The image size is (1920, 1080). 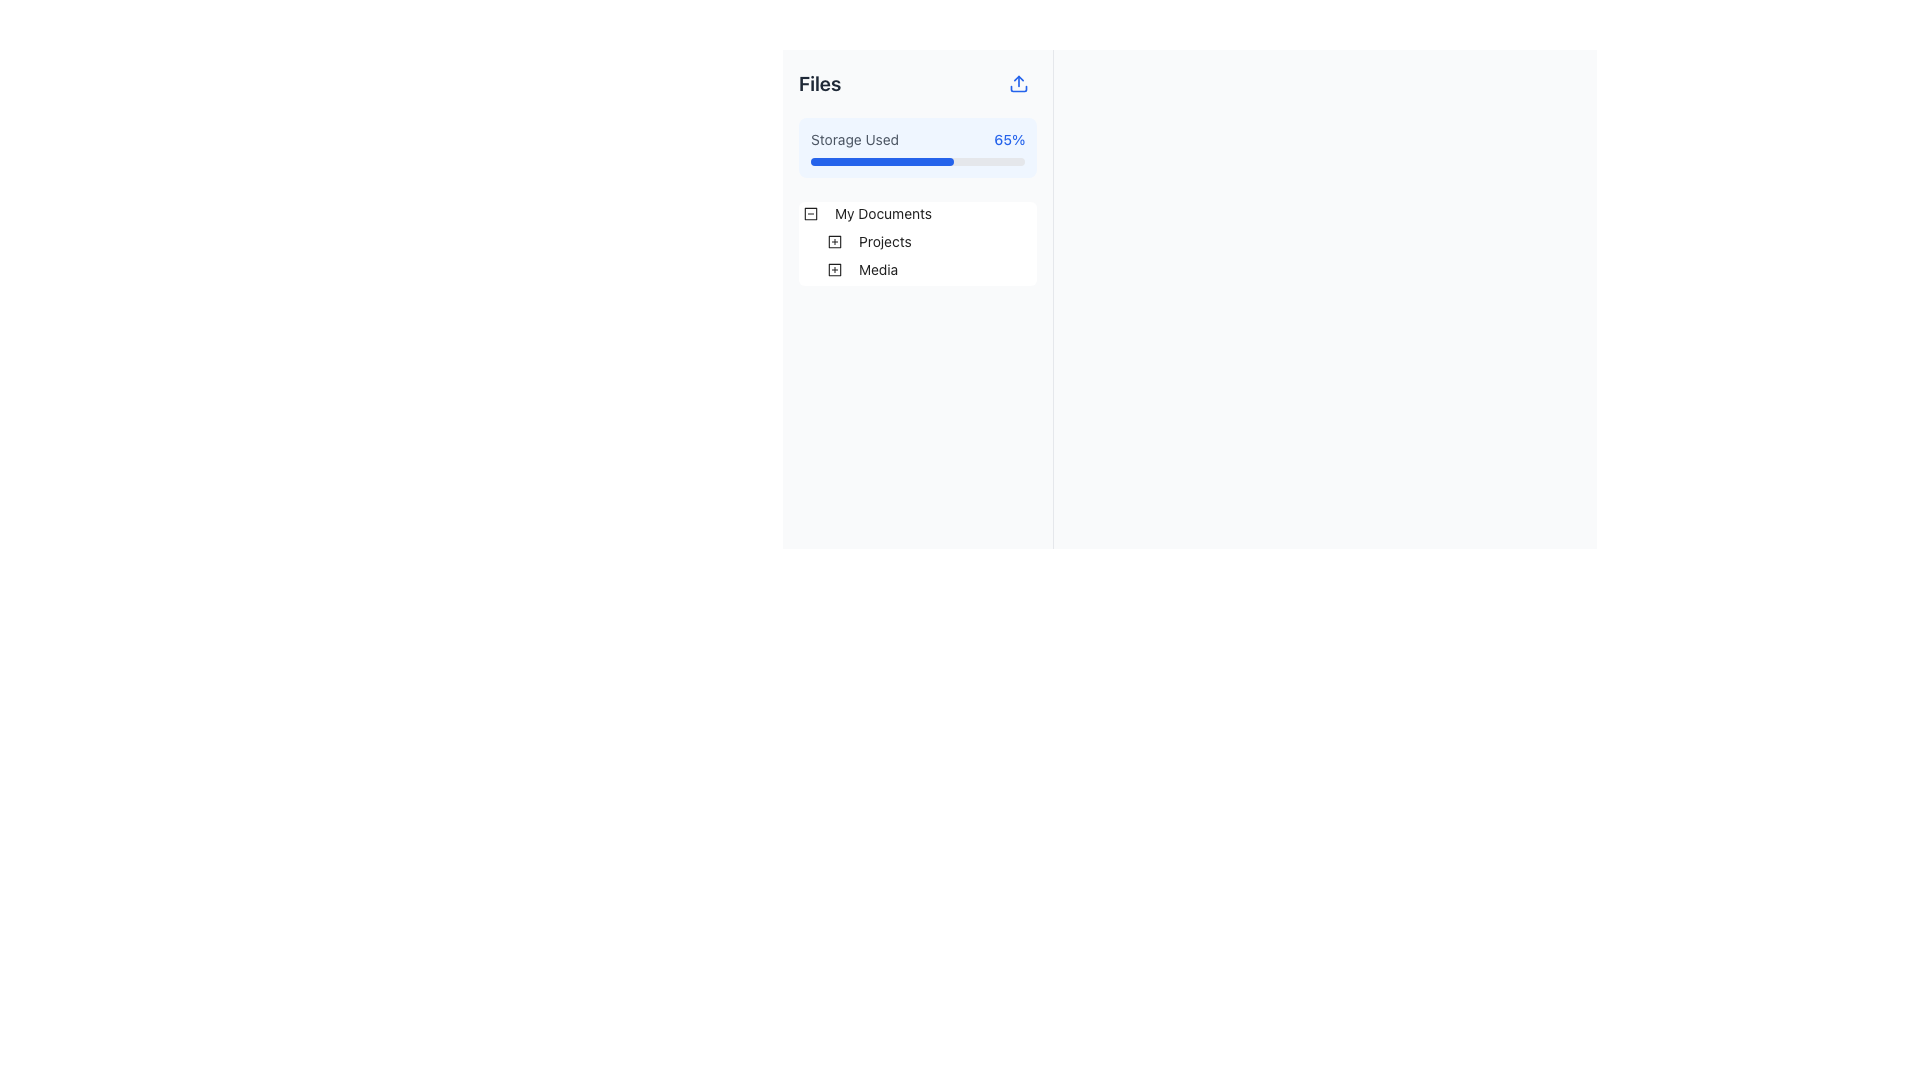 What do you see at coordinates (835, 270) in the screenshot?
I see `the graphical square outline with rounded corners, which is part of the icon located near the 'Media' tree structure in the file management interface` at bounding box center [835, 270].